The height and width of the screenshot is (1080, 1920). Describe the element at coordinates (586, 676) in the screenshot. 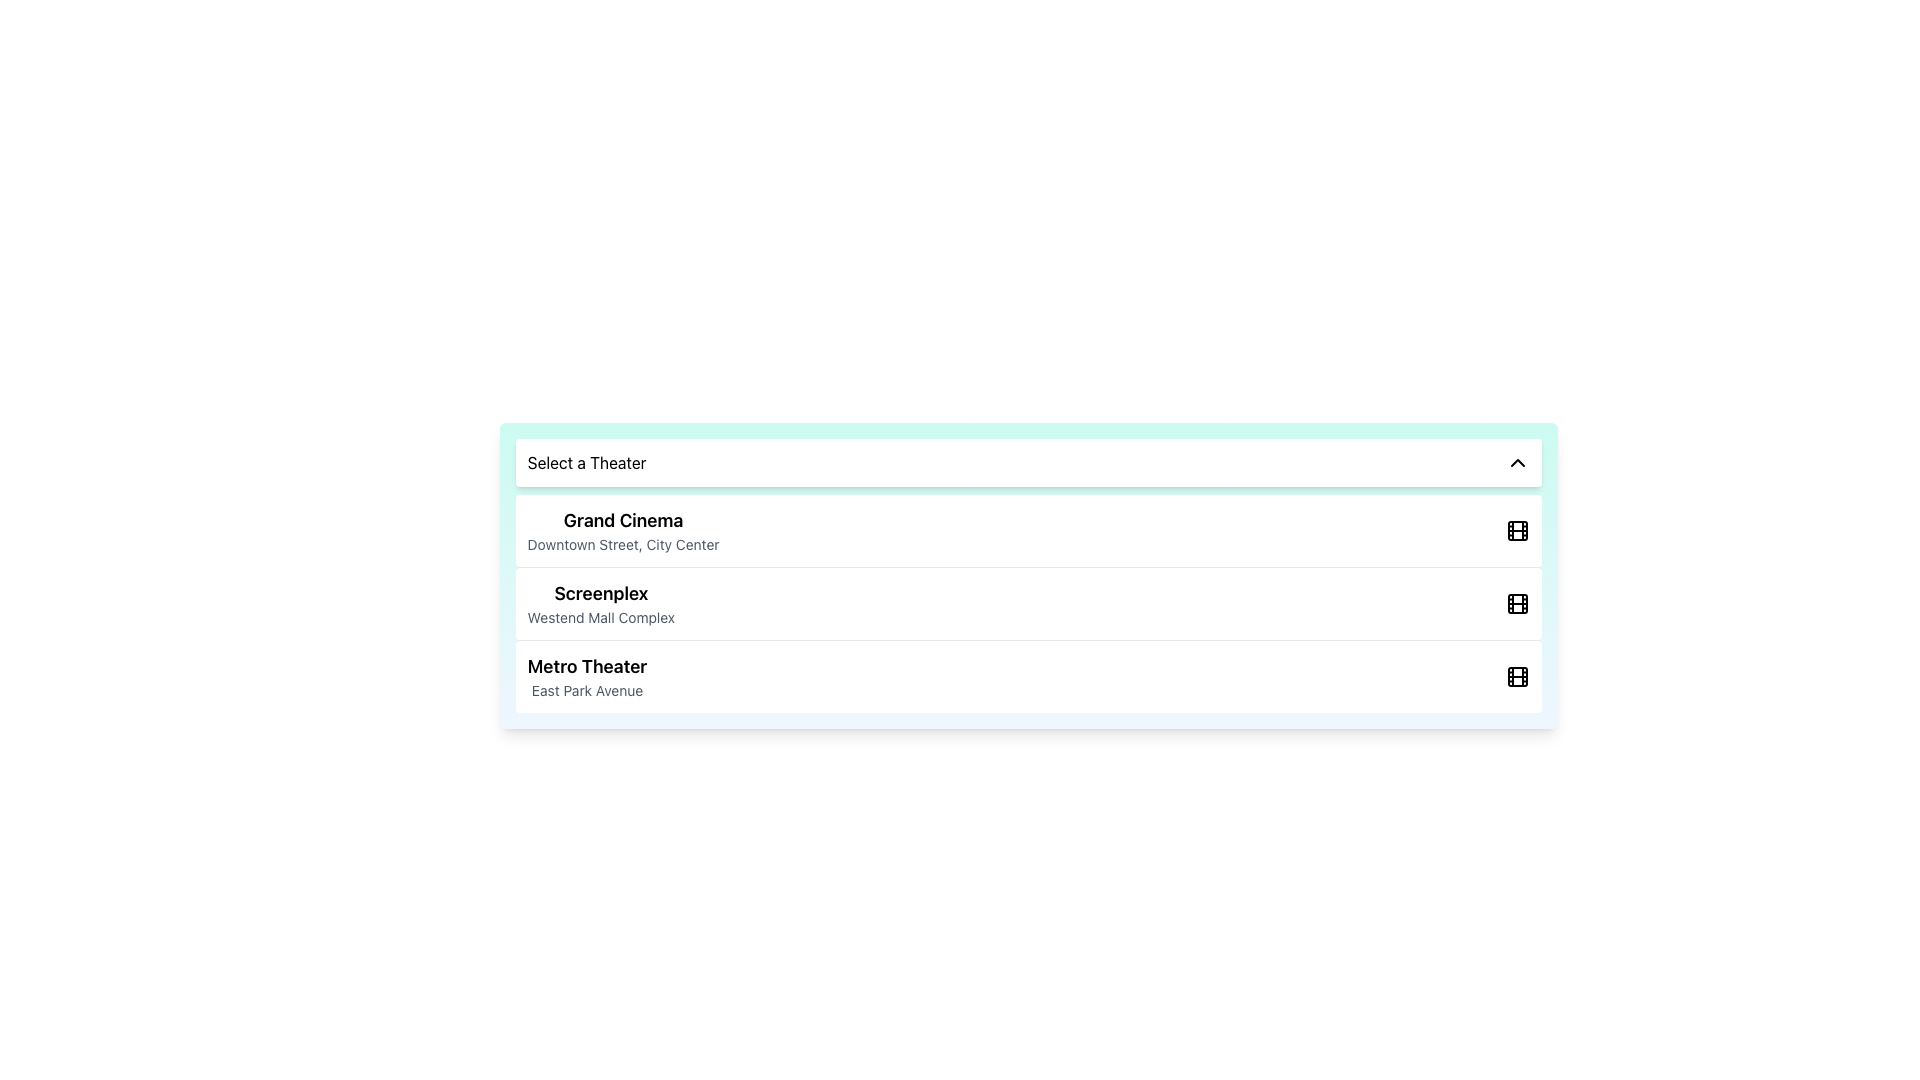

I see `the third list item in the theater selection menu` at that location.